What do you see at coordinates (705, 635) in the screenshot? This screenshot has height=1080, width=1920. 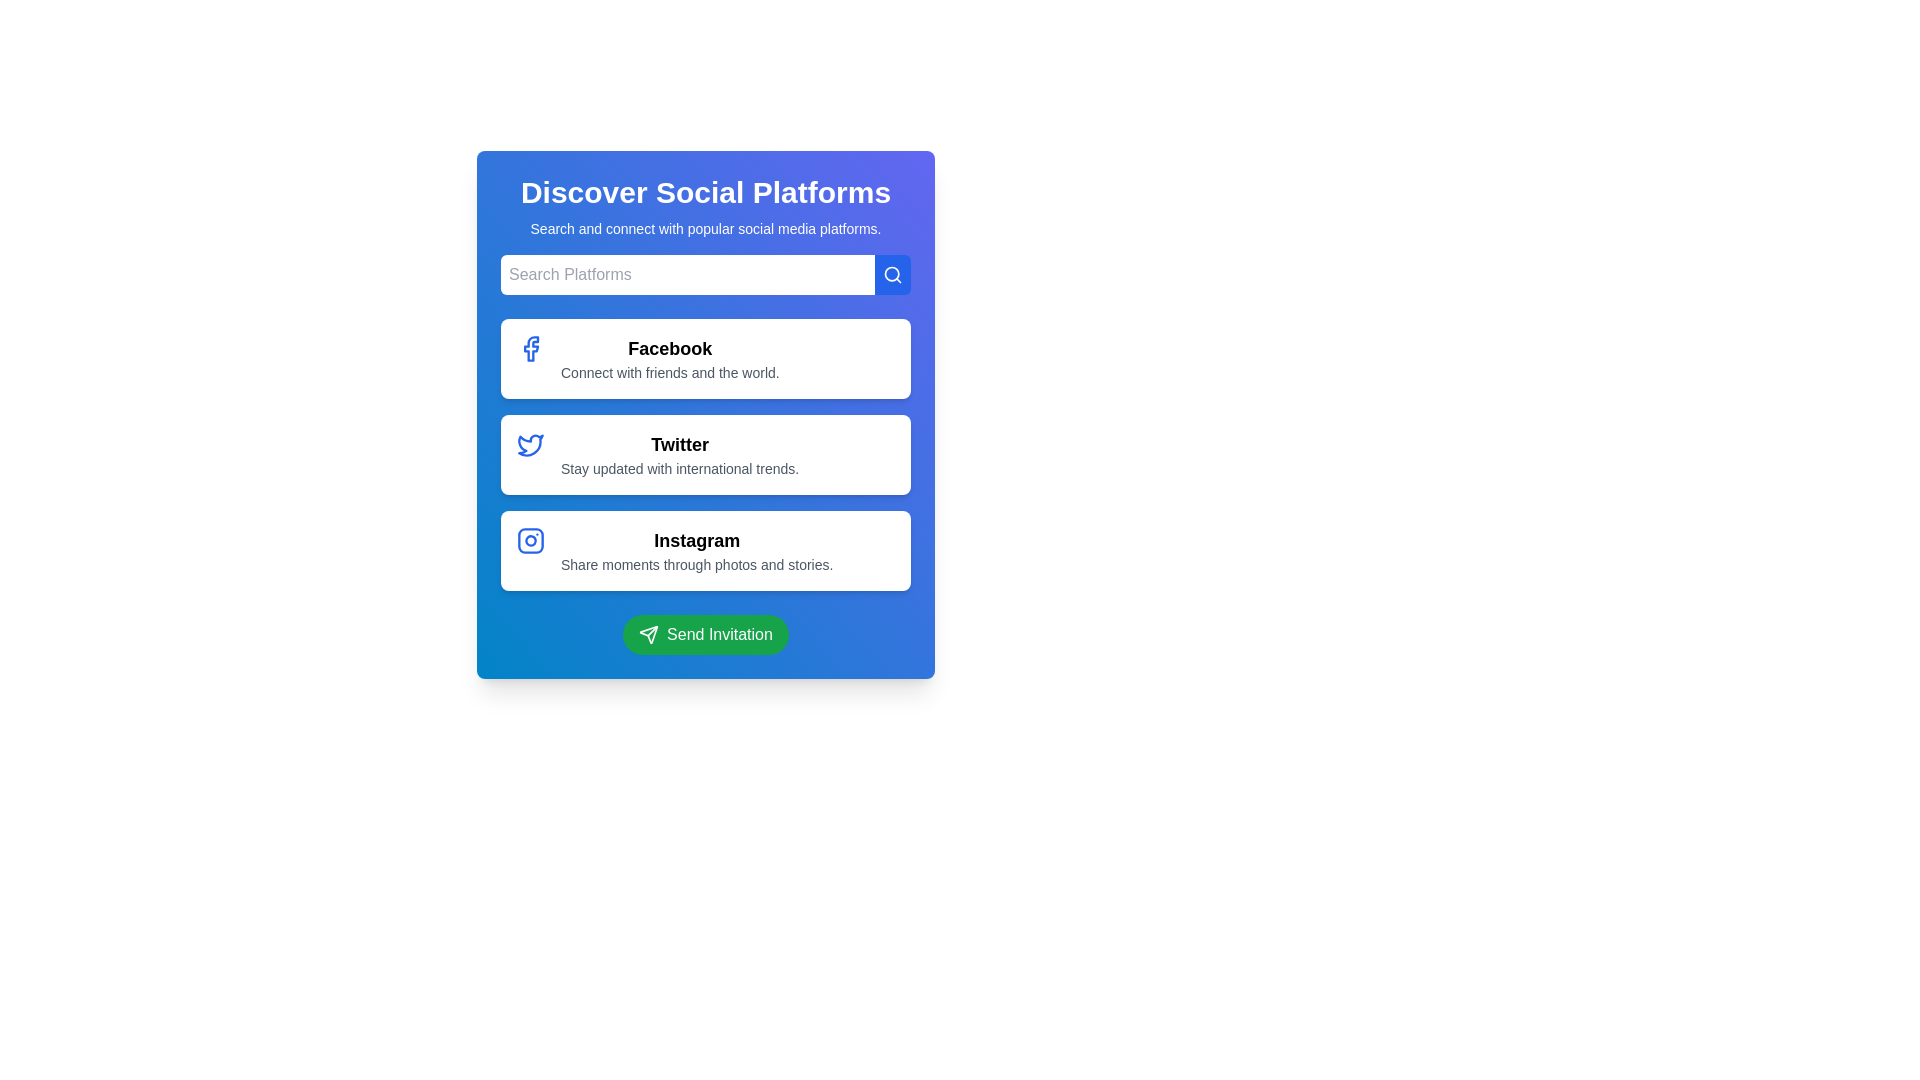 I see `the 'Send Invitation' button with rounded edges and a green background, located at the bottom of the 'Discover Social Platforms' card` at bounding box center [705, 635].